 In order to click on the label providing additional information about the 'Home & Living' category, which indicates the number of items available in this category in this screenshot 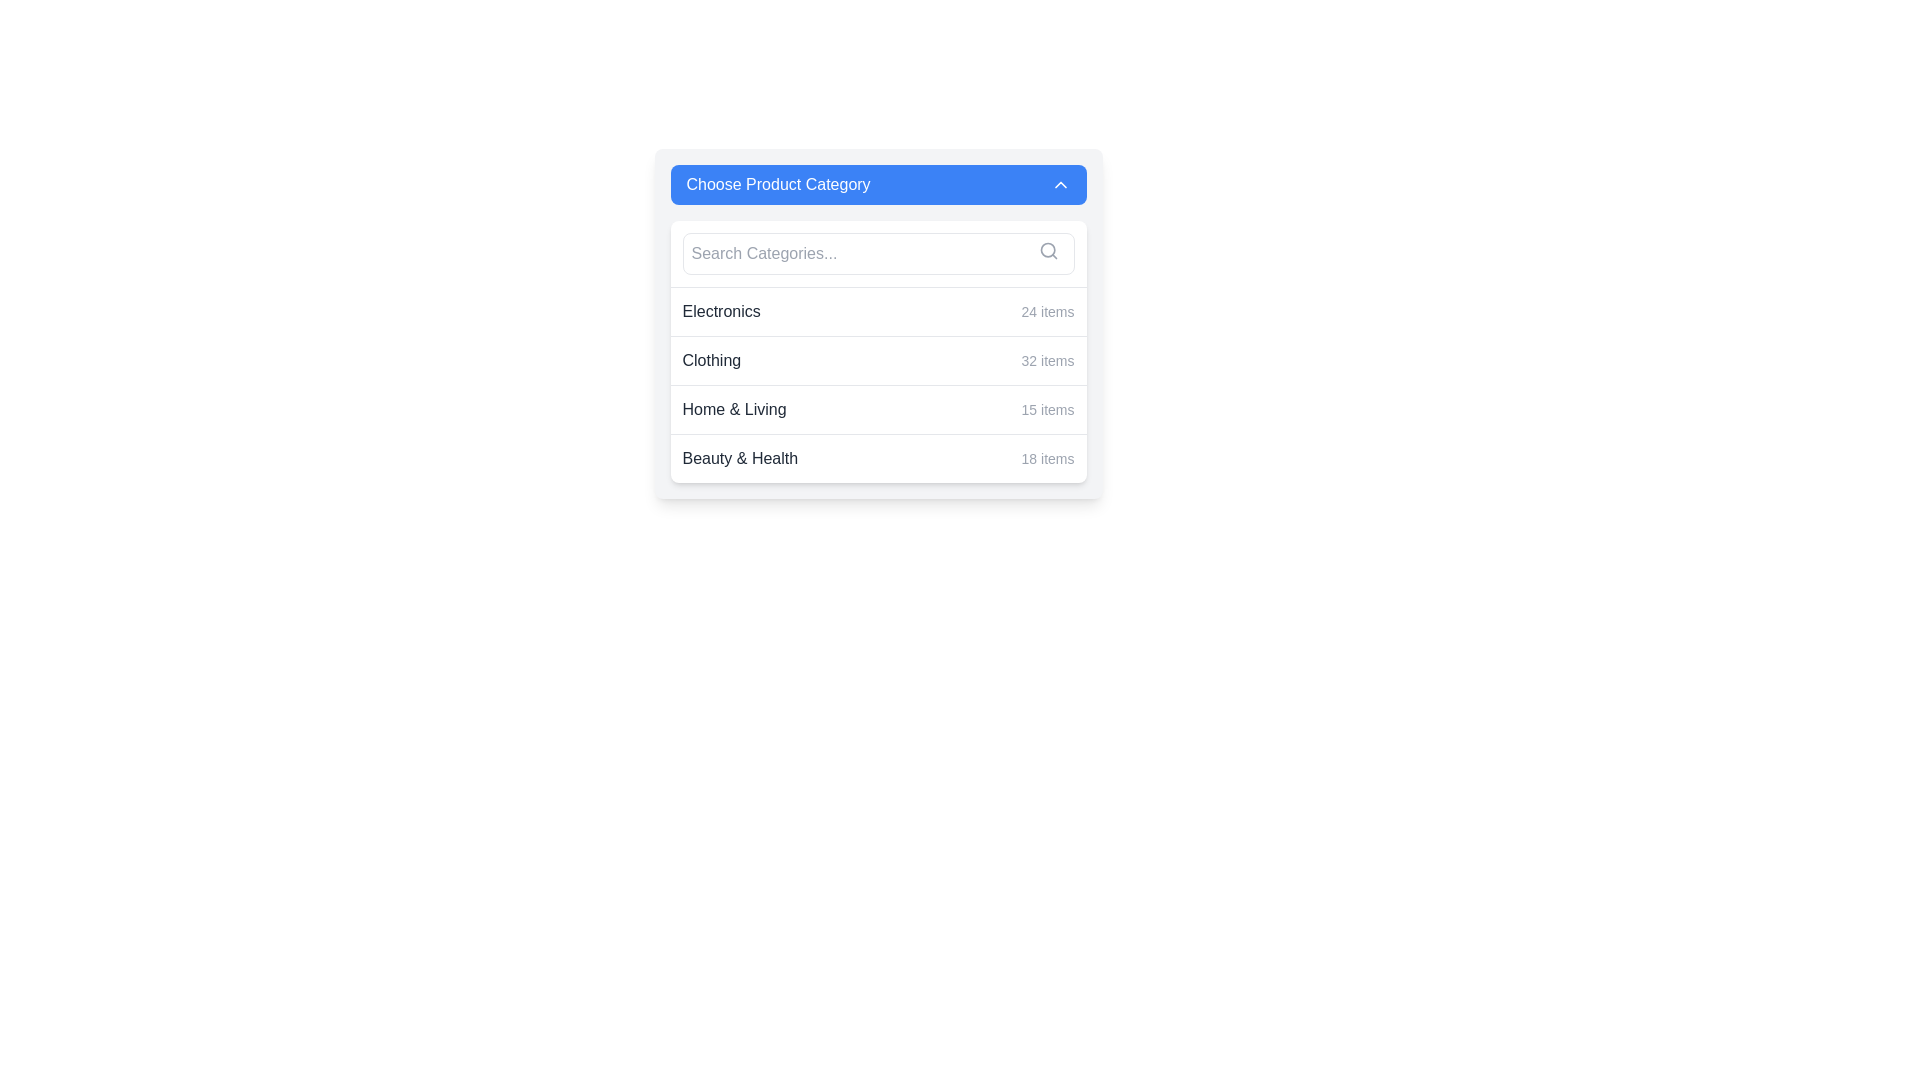, I will do `click(1047, 408)`.